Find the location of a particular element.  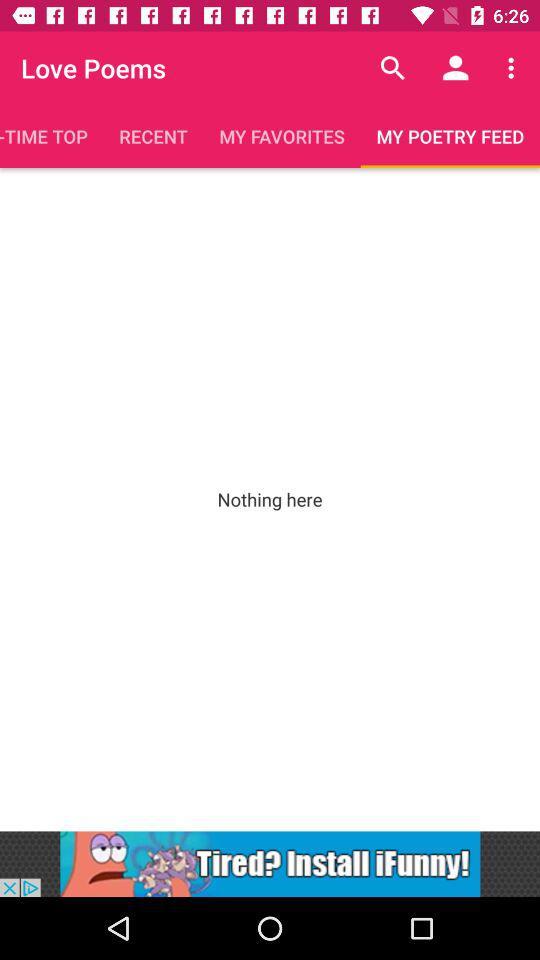

link to site is located at coordinates (270, 863).